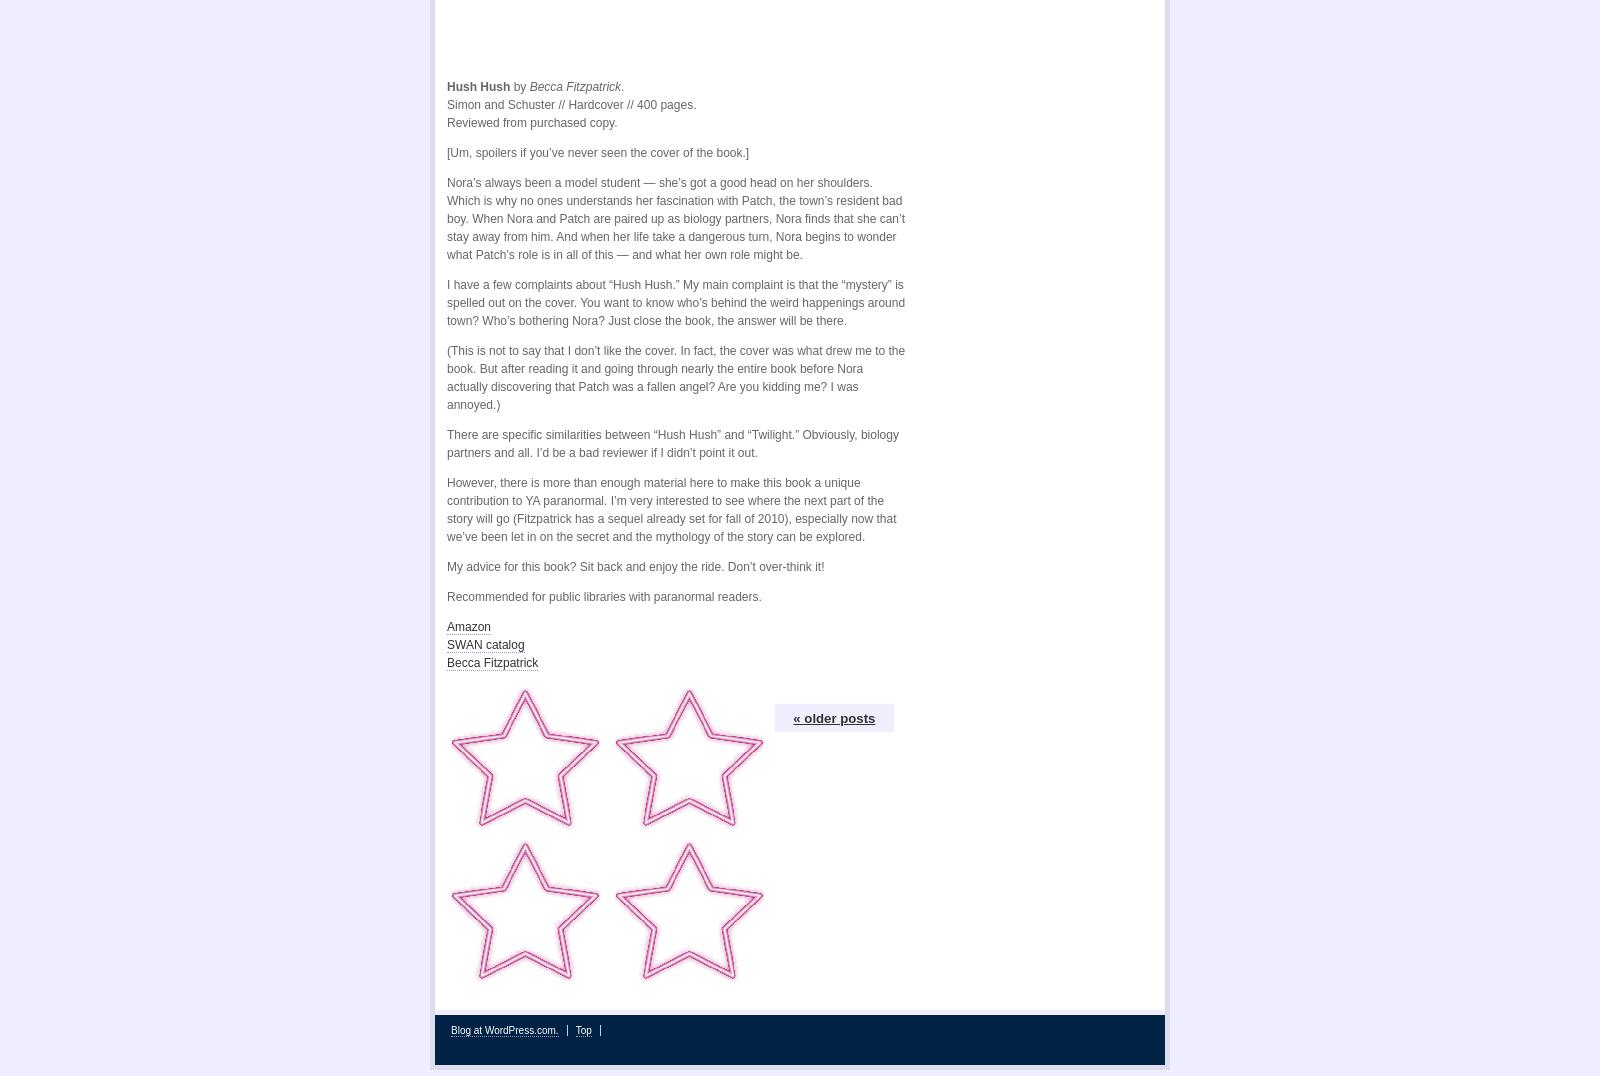 The width and height of the screenshot is (1600, 1076). Describe the element at coordinates (503, 1023) in the screenshot. I see `'Blog at WordPress.com.'` at that location.